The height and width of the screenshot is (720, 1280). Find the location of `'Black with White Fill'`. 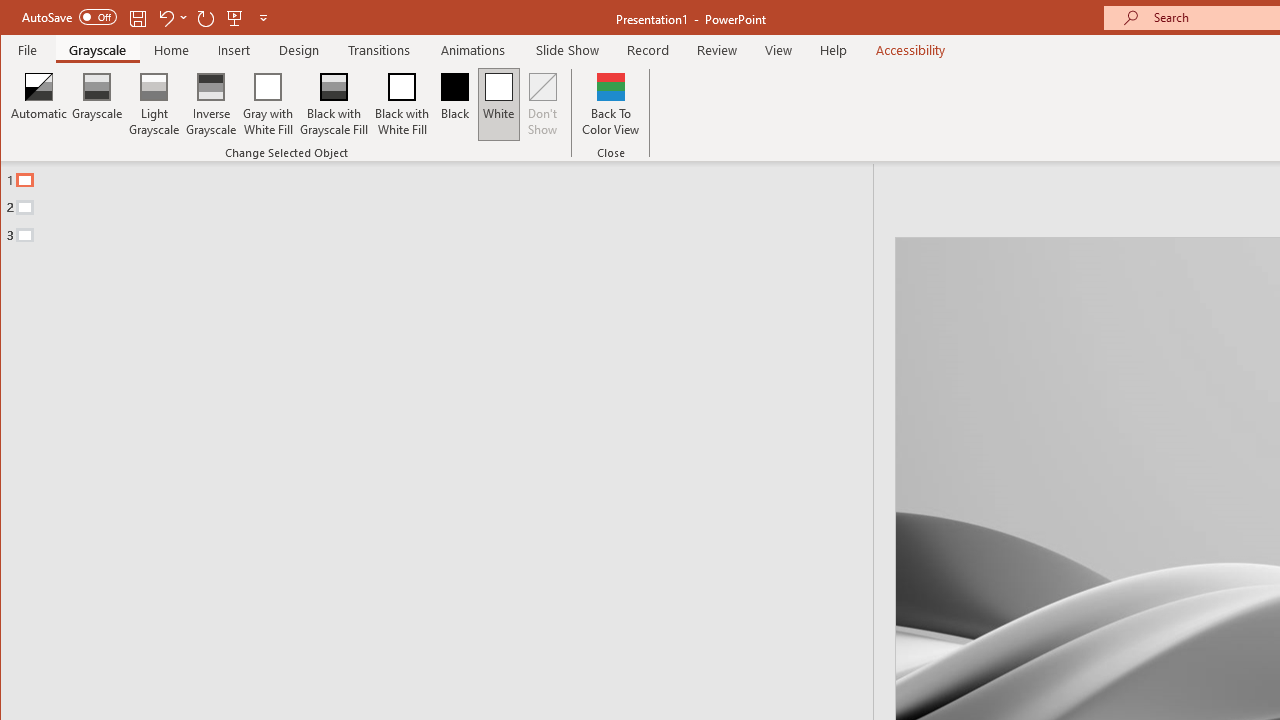

'Black with White Fill' is located at coordinates (401, 104).